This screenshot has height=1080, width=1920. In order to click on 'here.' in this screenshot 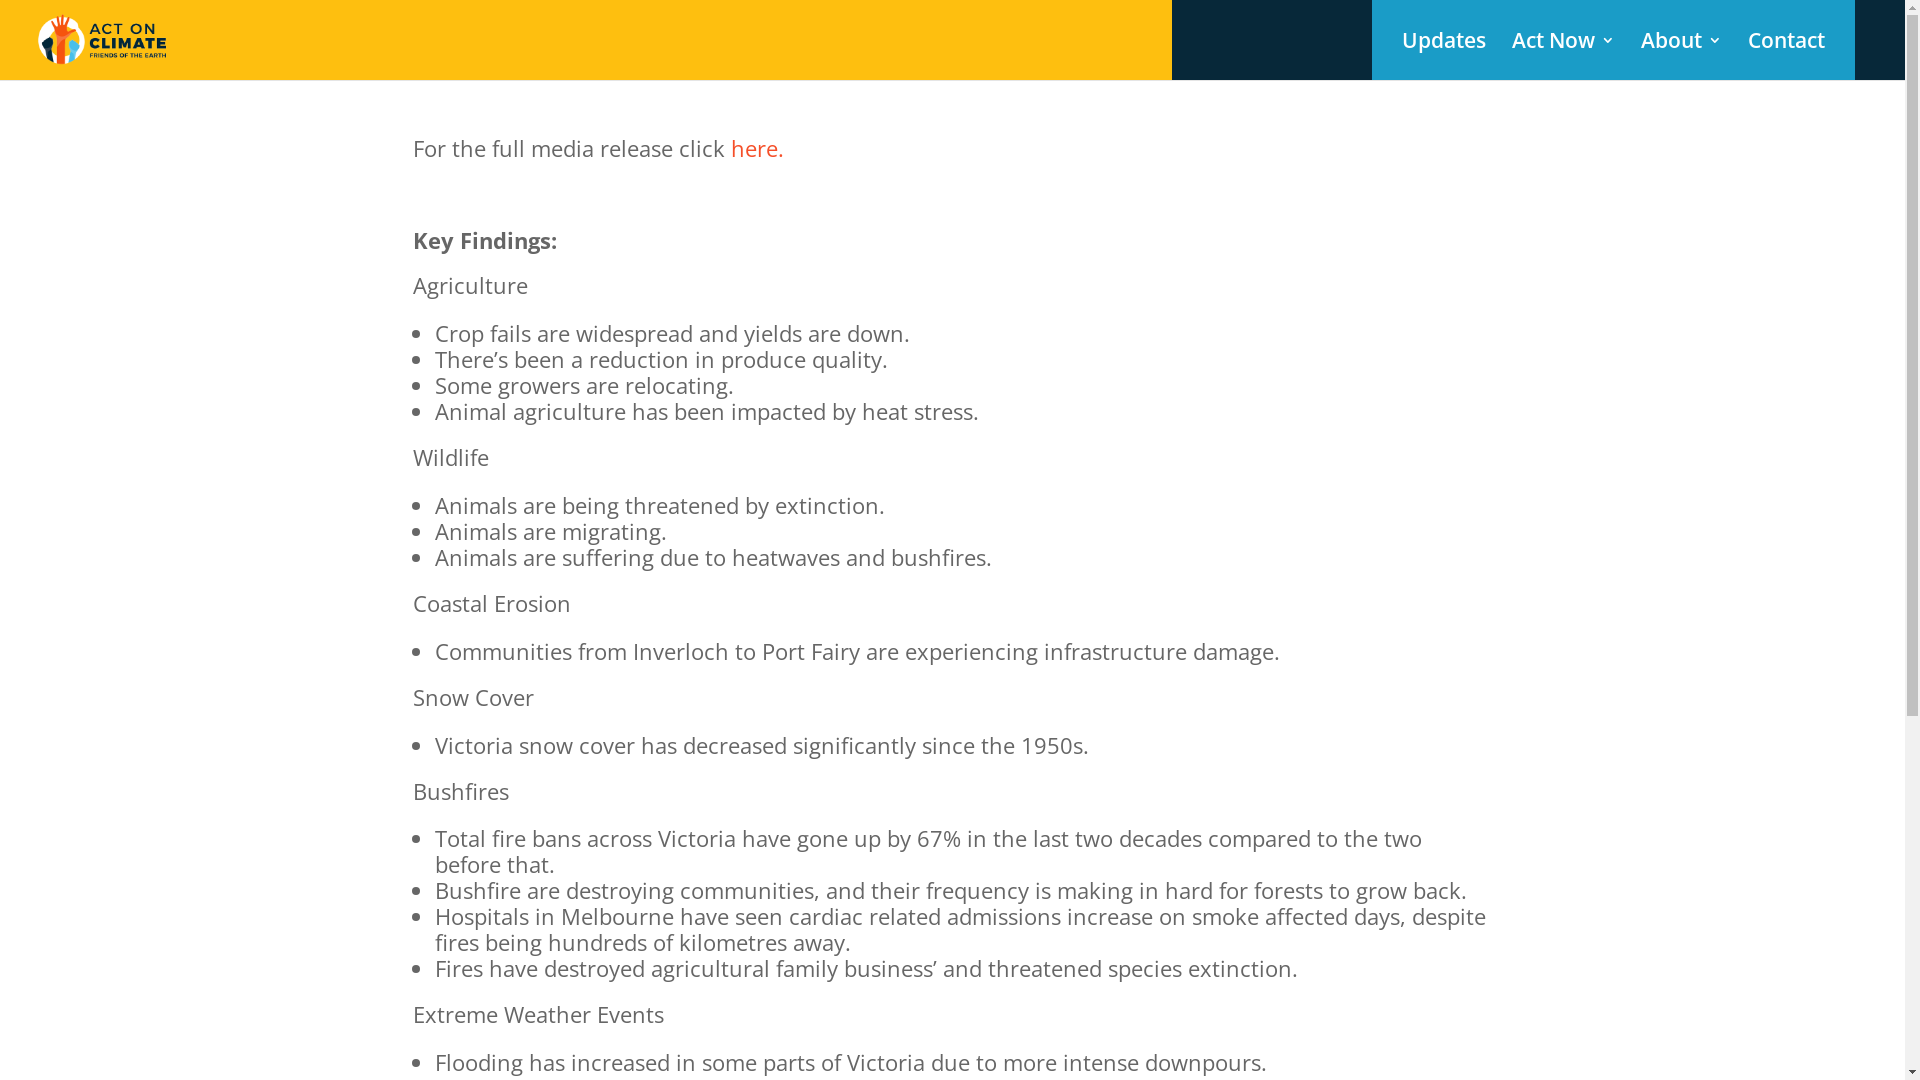, I will do `click(755, 146)`.